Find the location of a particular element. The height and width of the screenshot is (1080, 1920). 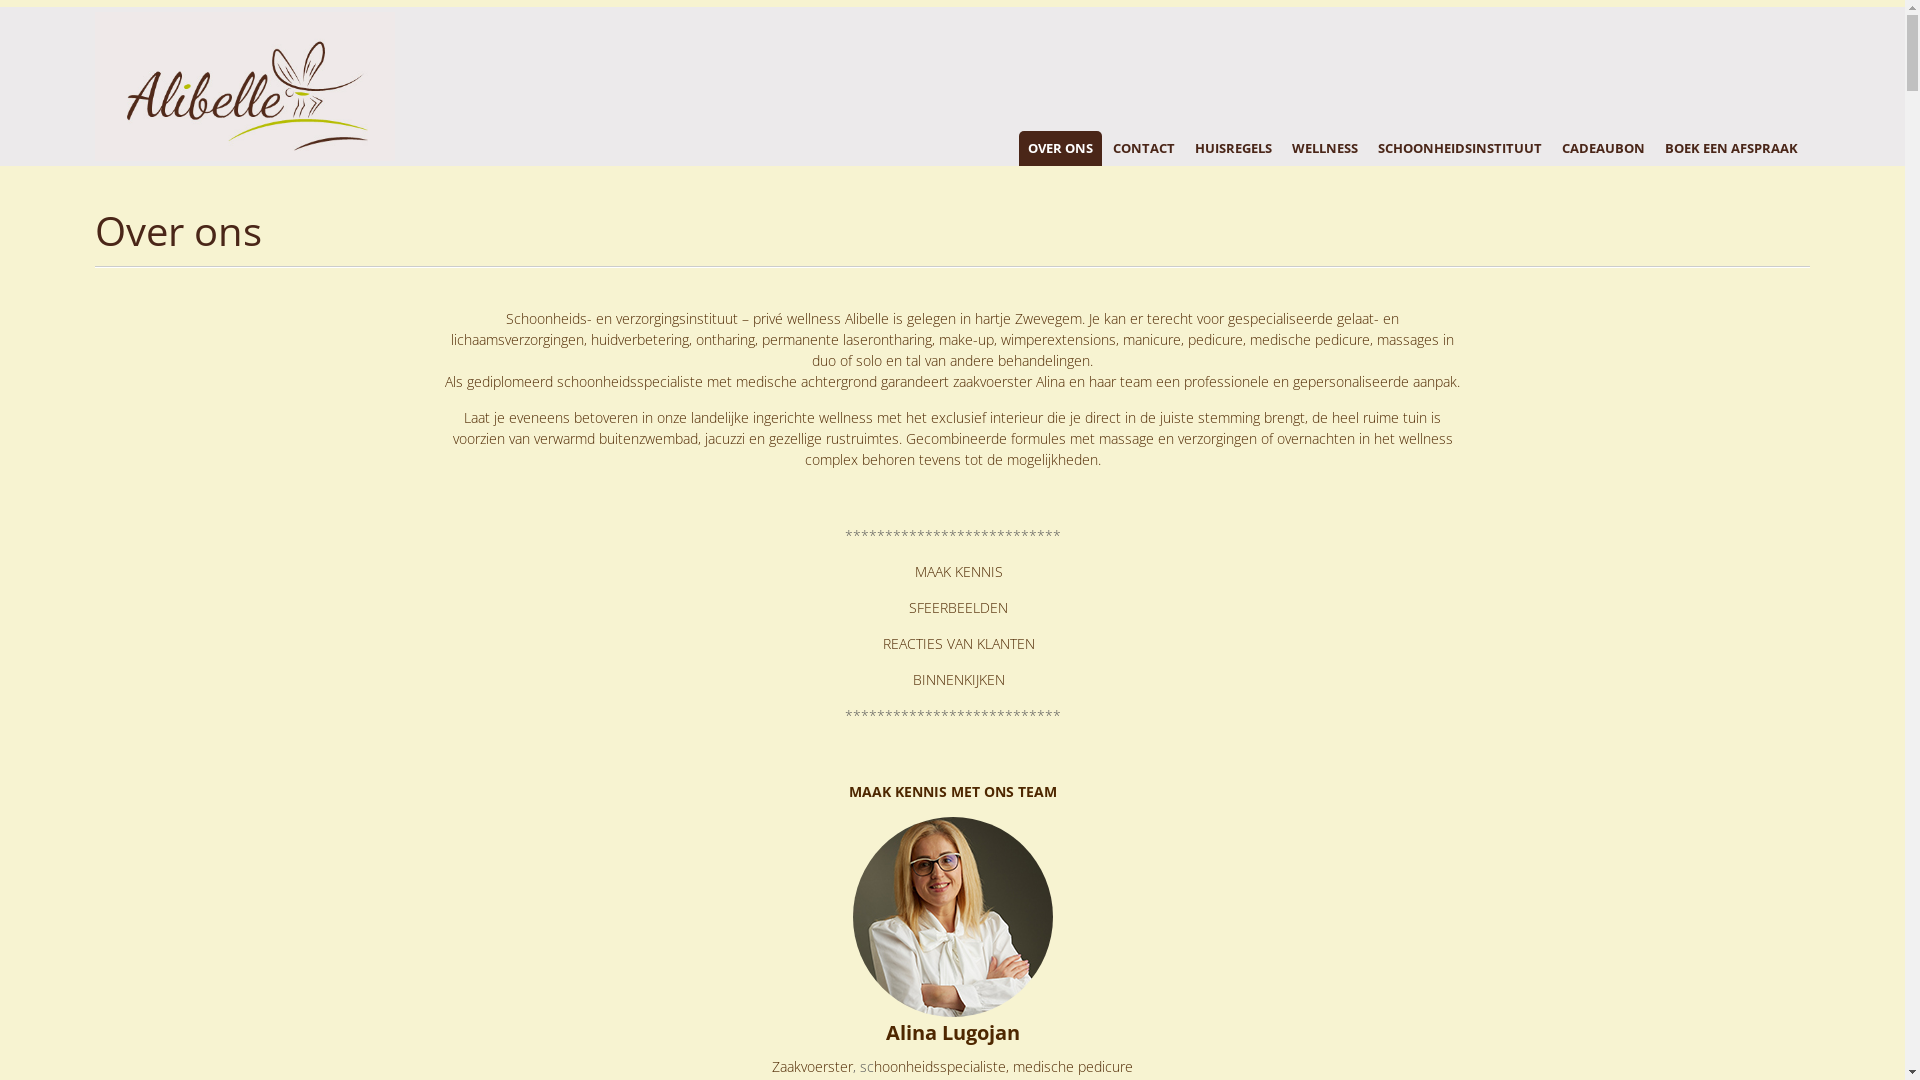

'BOEK EEN AFSPRAAK' is located at coordinates (1730, 147).